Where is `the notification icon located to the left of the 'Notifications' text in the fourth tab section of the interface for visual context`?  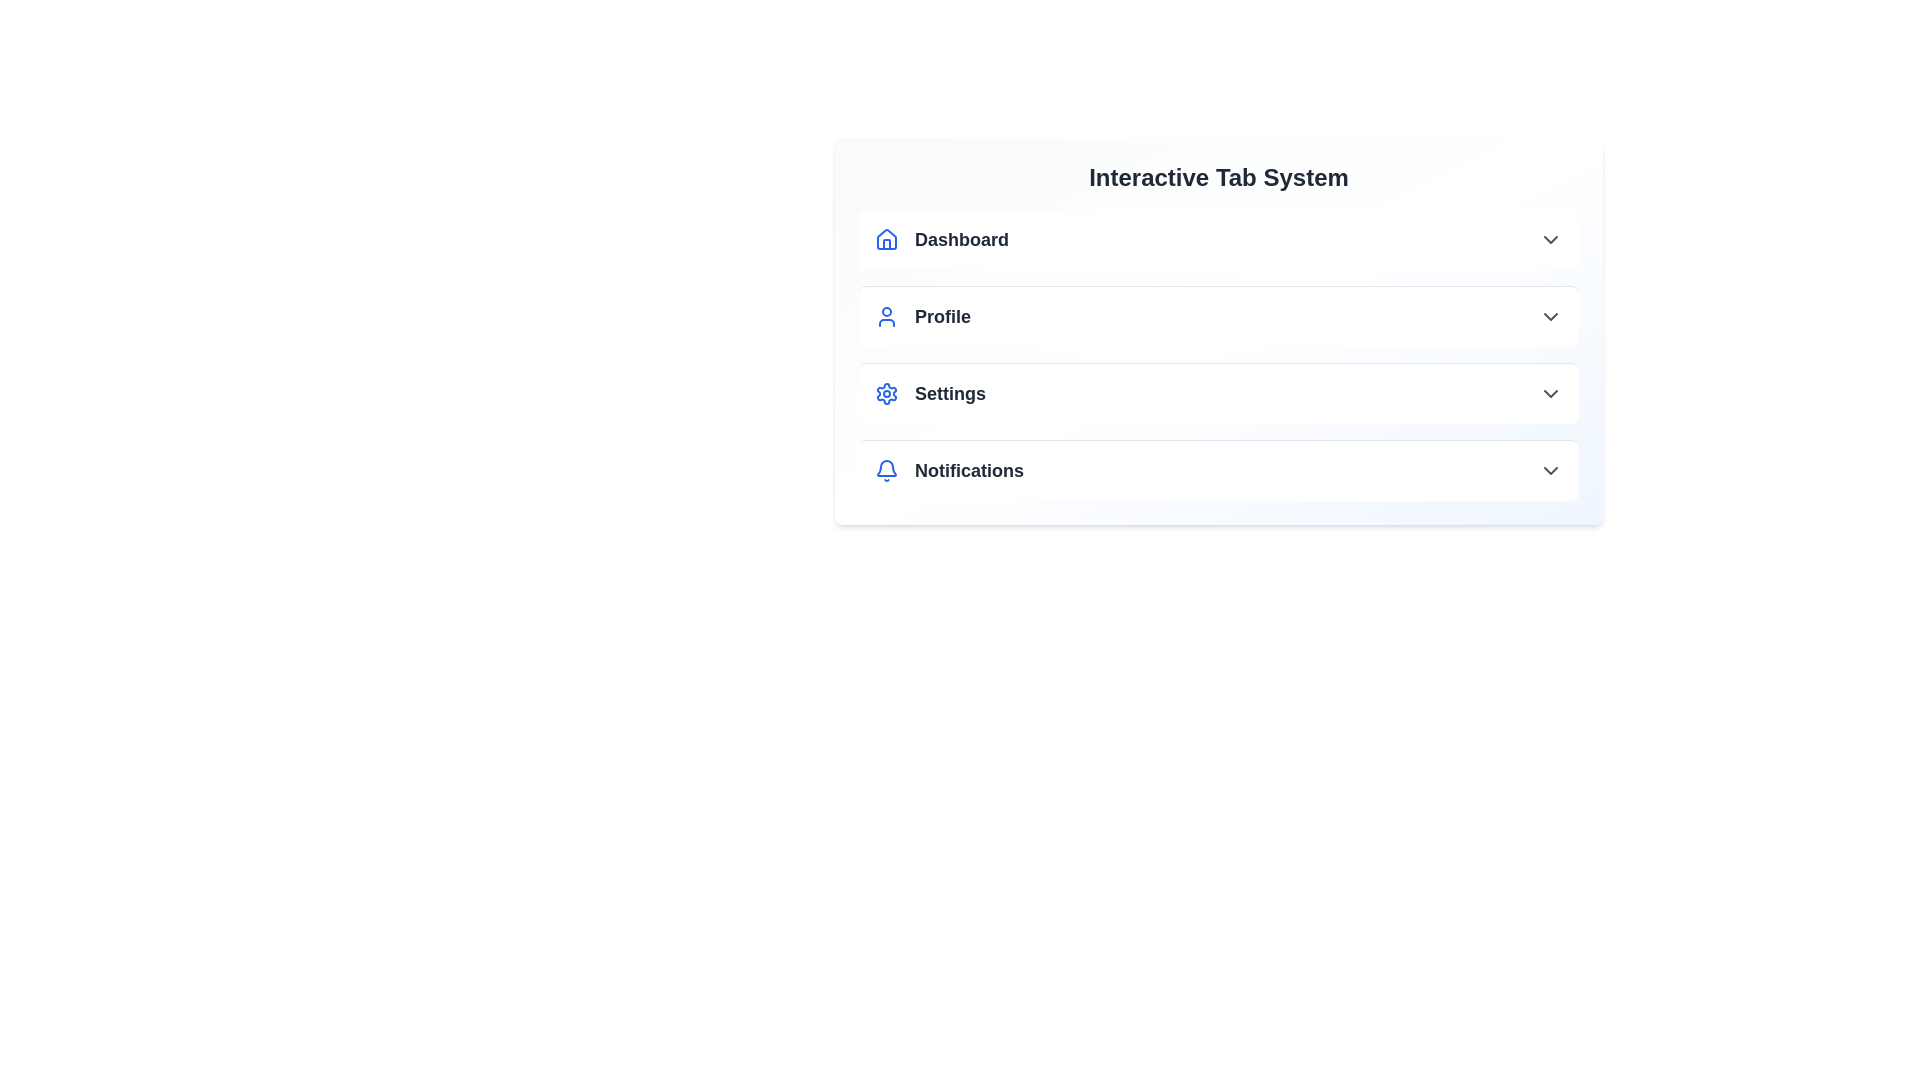
the notification icon located to the left of the 'Notifications' text in the fourth tab section of the interface for visual context is located at coordinates (886, 470).